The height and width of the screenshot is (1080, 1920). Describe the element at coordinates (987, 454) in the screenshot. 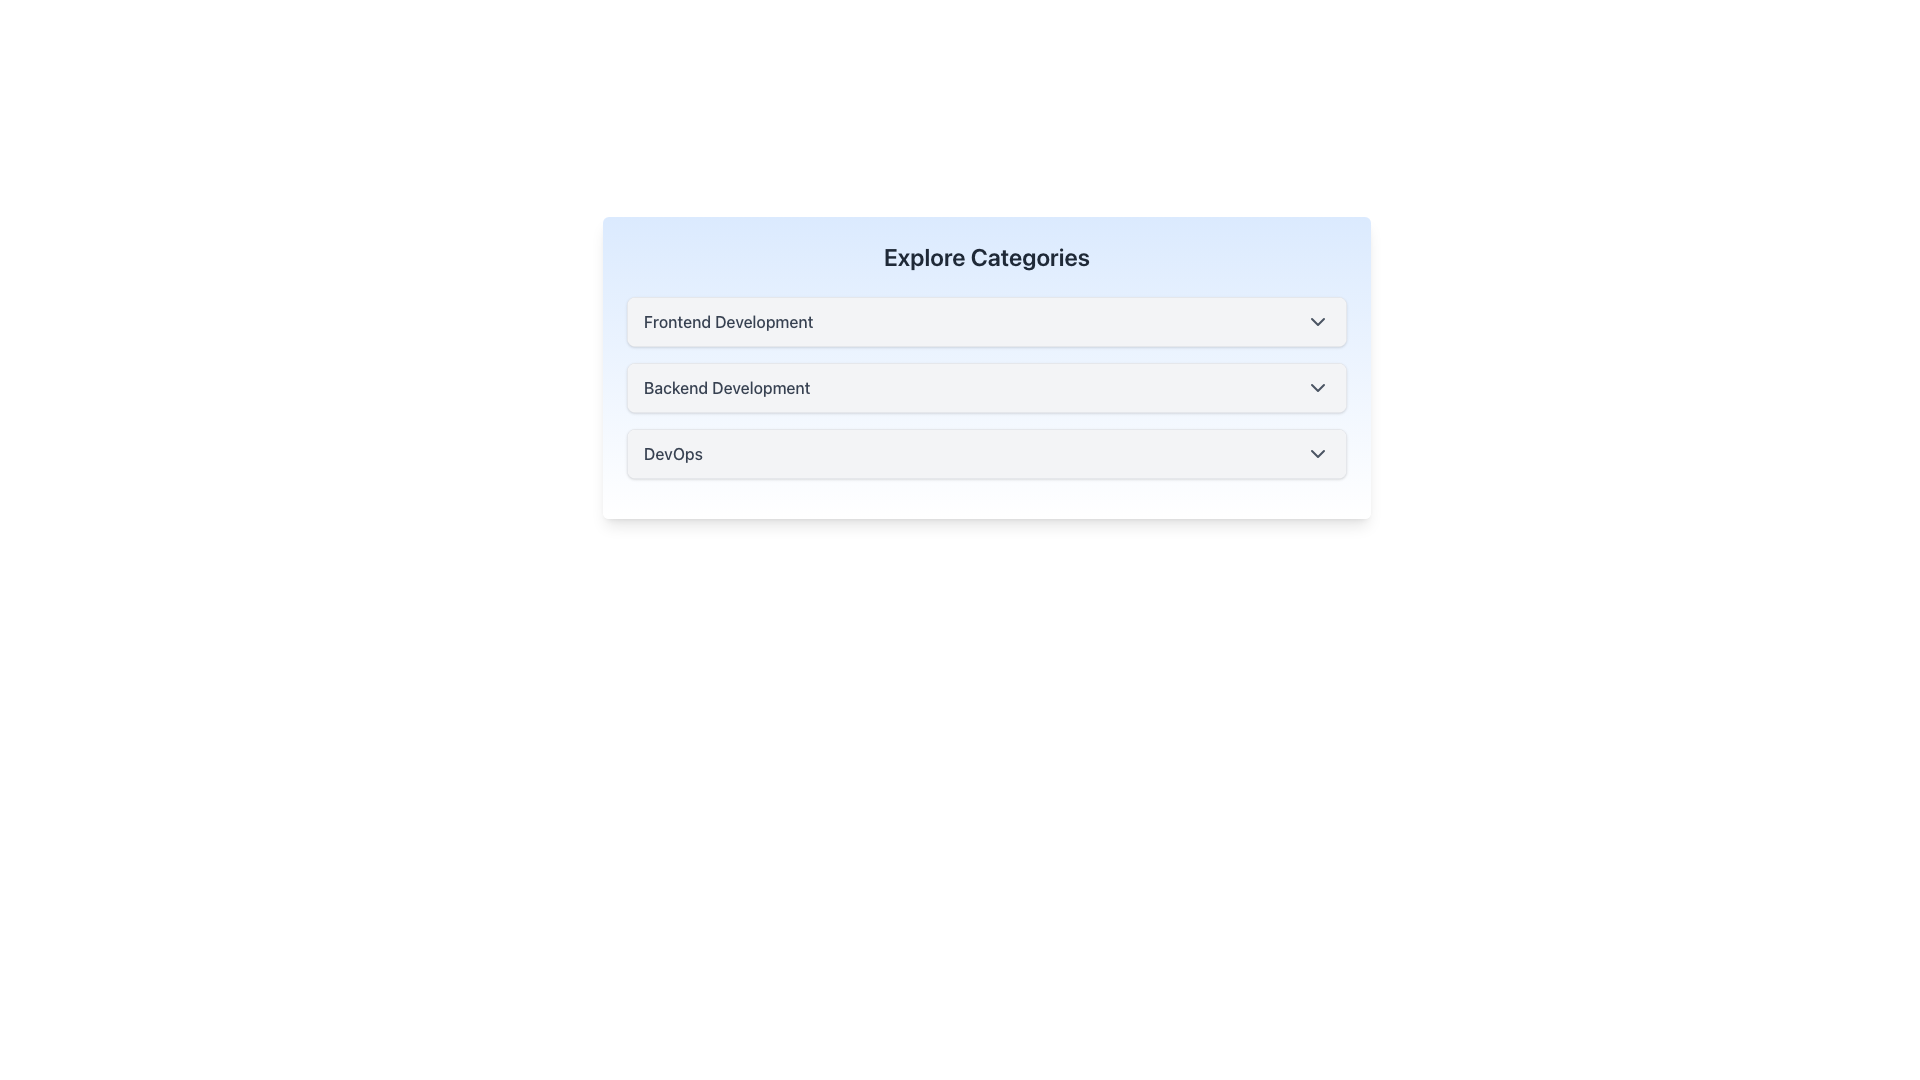

I see `the 'DevOps' button in the Collapsible List Item under 'Explore Categories'` at that location.